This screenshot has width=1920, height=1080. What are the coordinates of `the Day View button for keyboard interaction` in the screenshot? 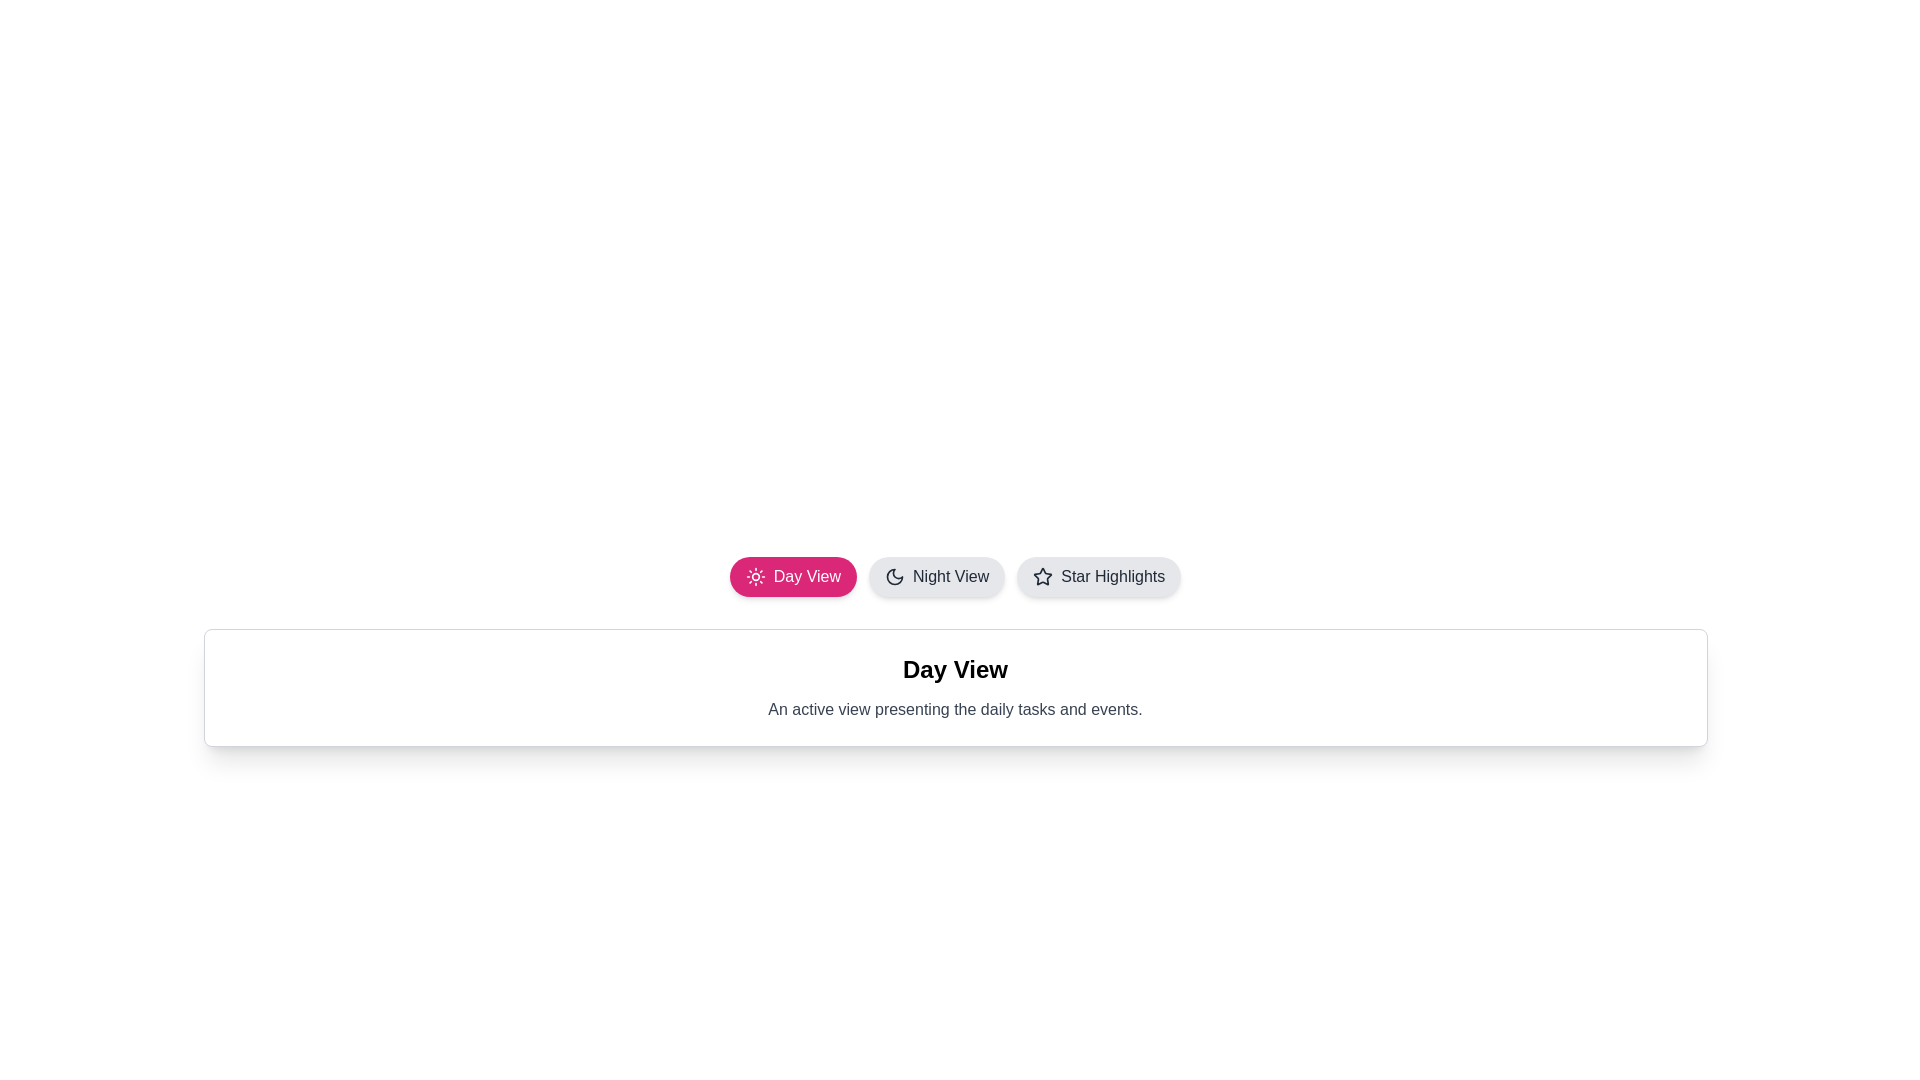 It's located at (791, 577).